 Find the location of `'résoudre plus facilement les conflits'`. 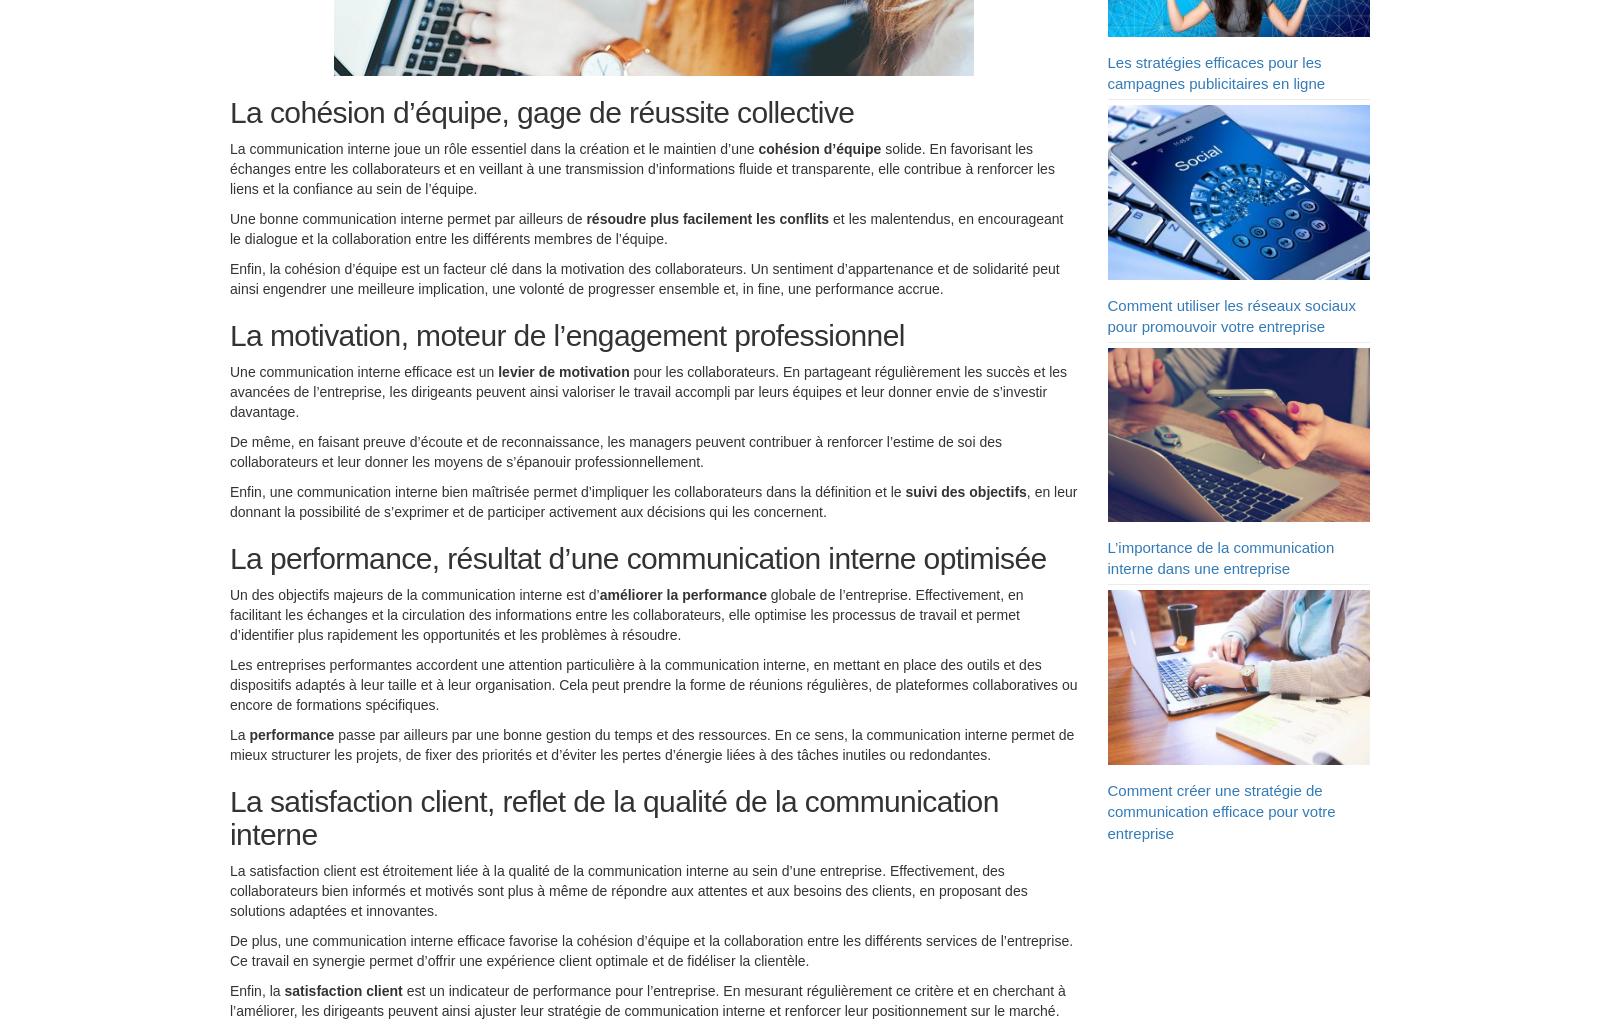

'résoudre plus facilement les conflits' is located at coordinates (707, 222).